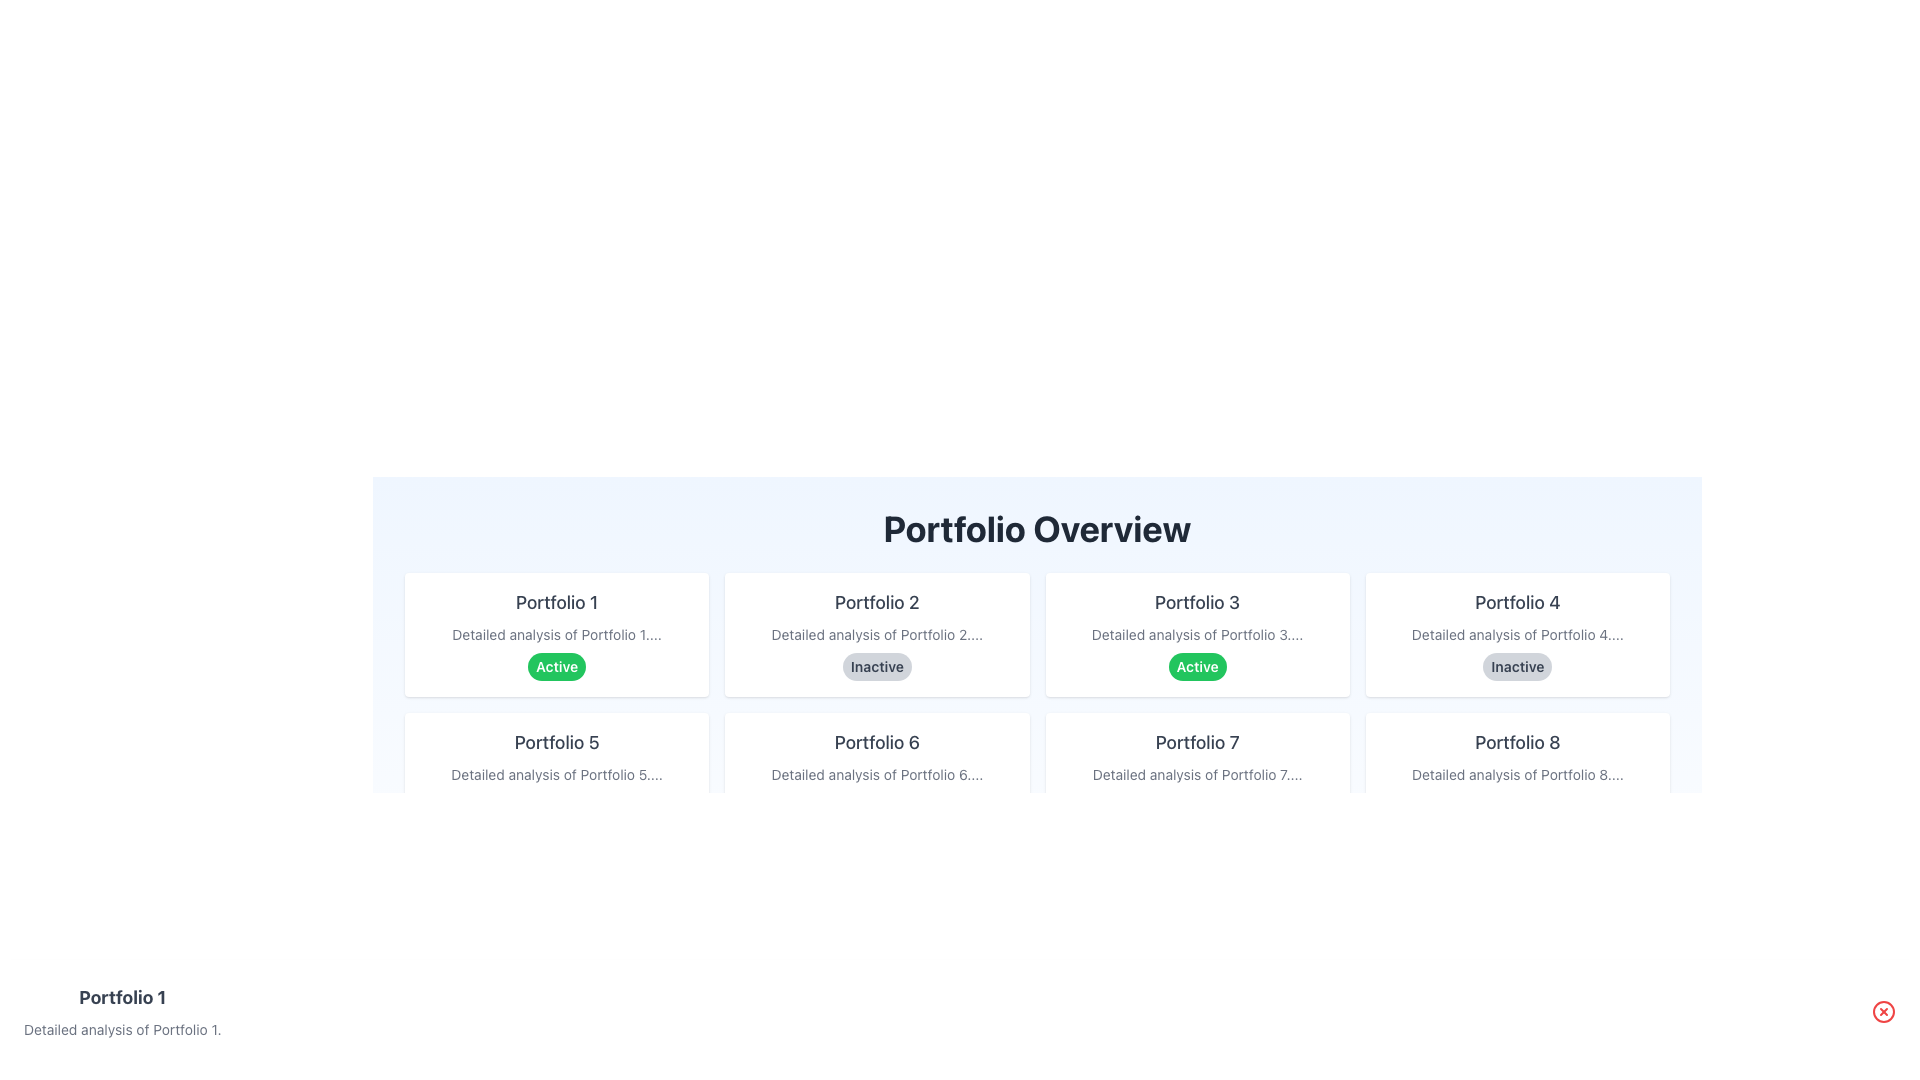 Image resolution: width=1920 pixels, height=1080 pixels. Describe the element at coordinates (557, 914) in the screenshot. I see `the portfolio card located in the second column and fifth row of the grid layout` at that location.